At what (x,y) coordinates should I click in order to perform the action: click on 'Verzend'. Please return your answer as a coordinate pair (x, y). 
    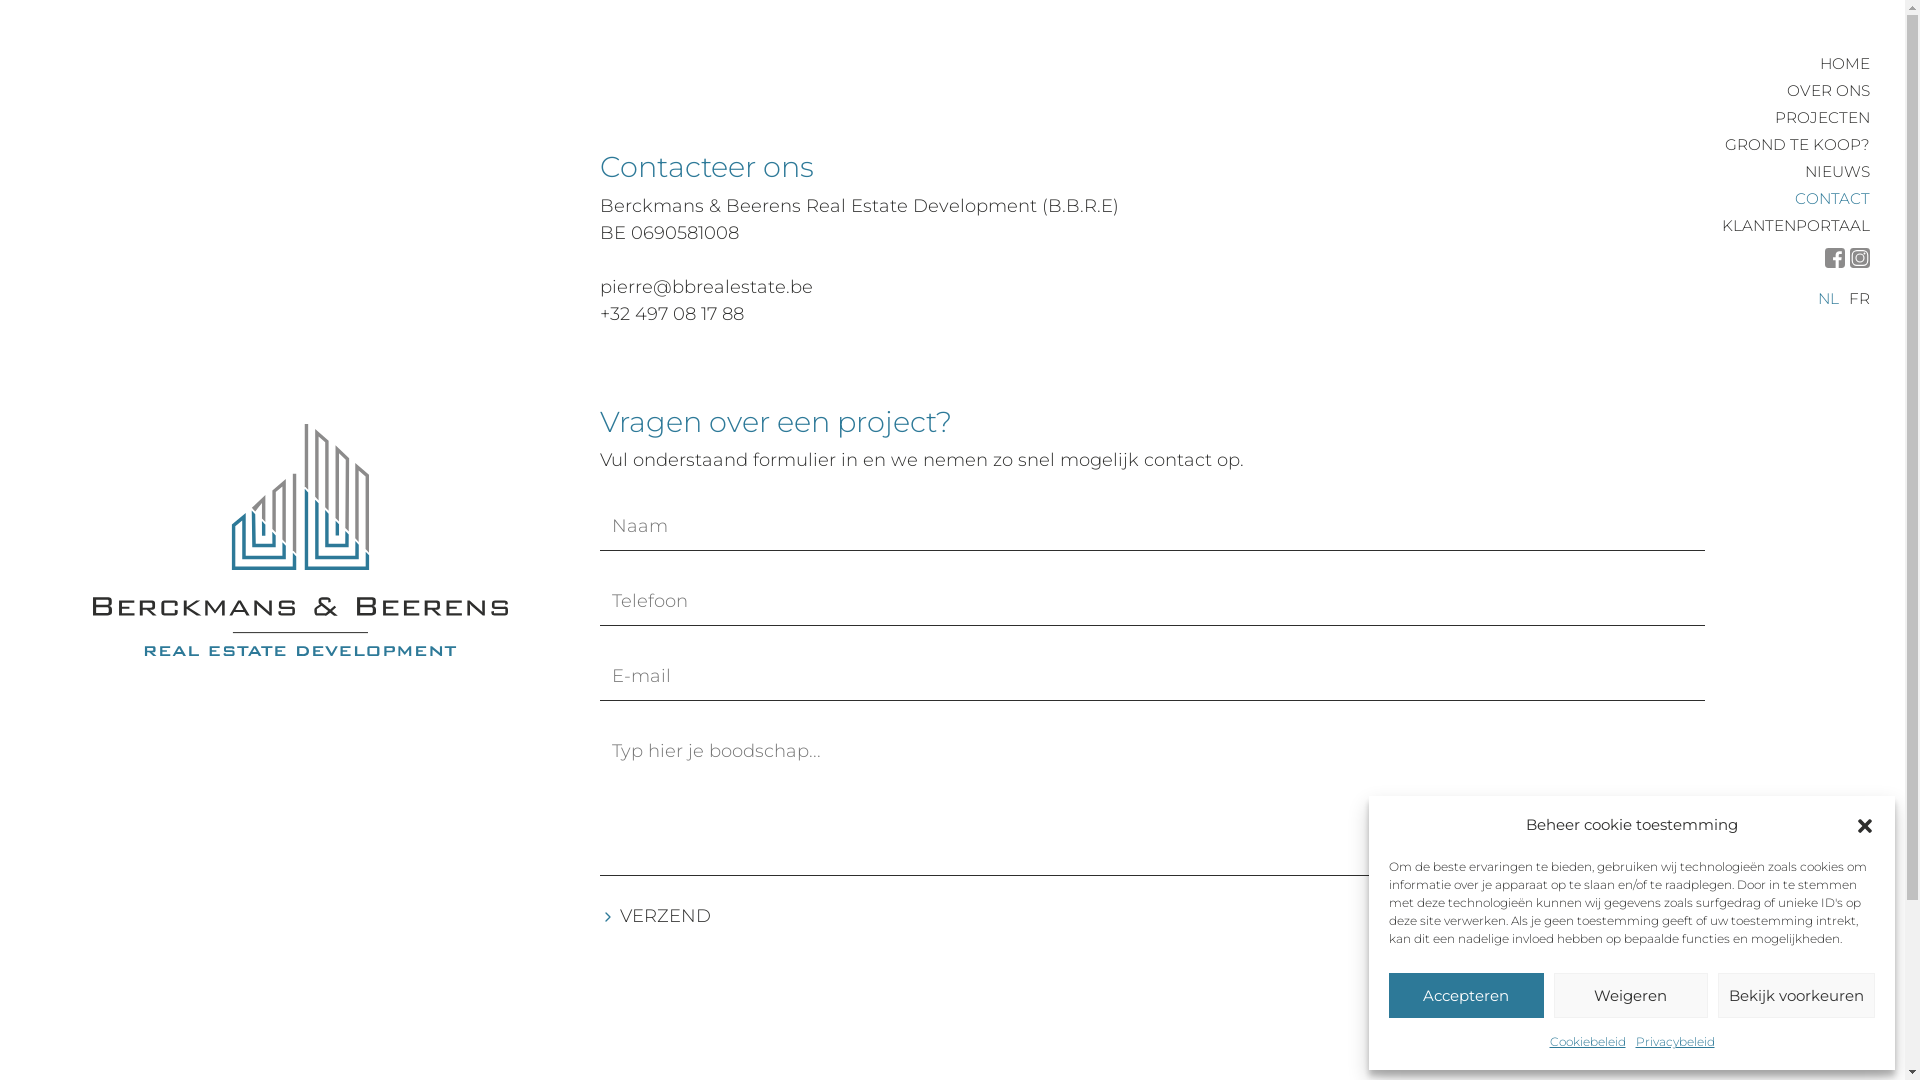
    Looking at the image, I should click on (599, 916).